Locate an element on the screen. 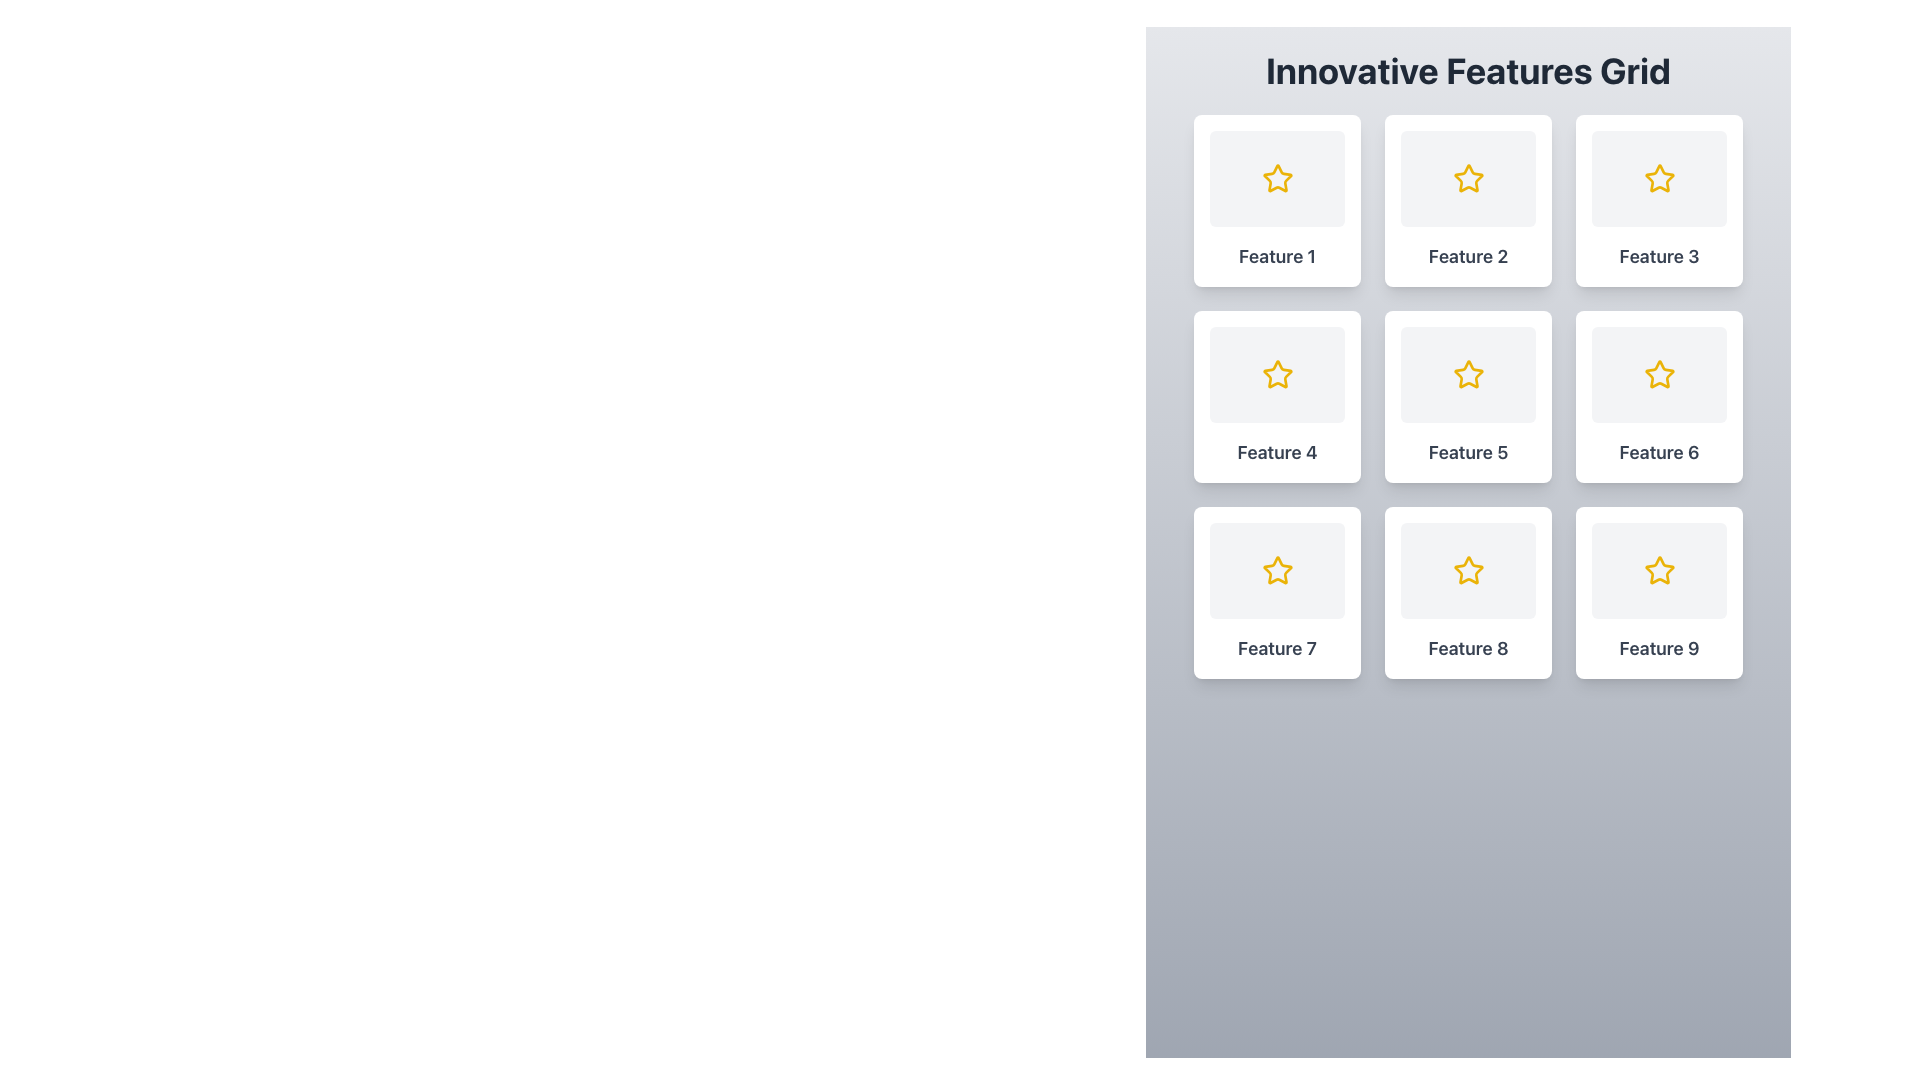  the 'Feature 3' card, which is a white rectangular card with rounded corners and a yellow star icon, located in the top-right corner of the grid layout is located at coordinates (1659, 200).